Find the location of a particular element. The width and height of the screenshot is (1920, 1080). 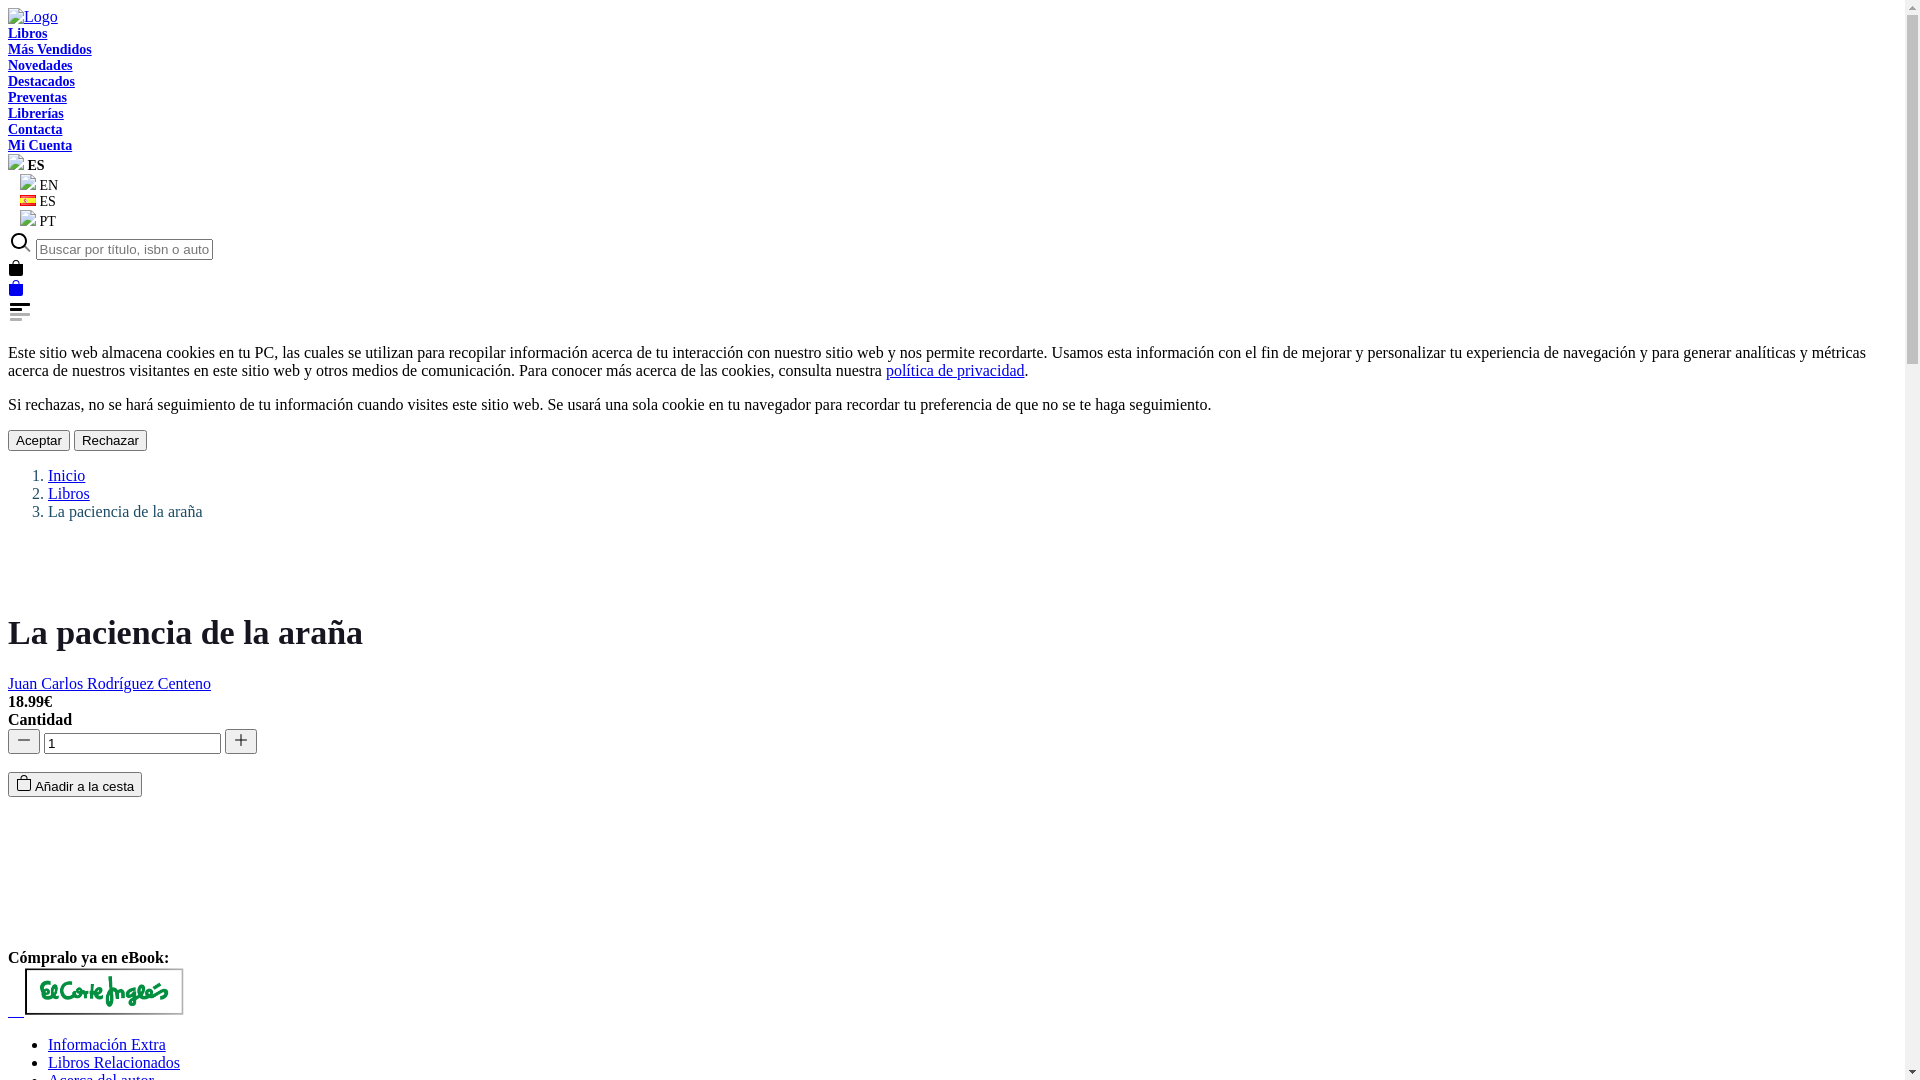

'ES' is located at coordinates (26, 164).